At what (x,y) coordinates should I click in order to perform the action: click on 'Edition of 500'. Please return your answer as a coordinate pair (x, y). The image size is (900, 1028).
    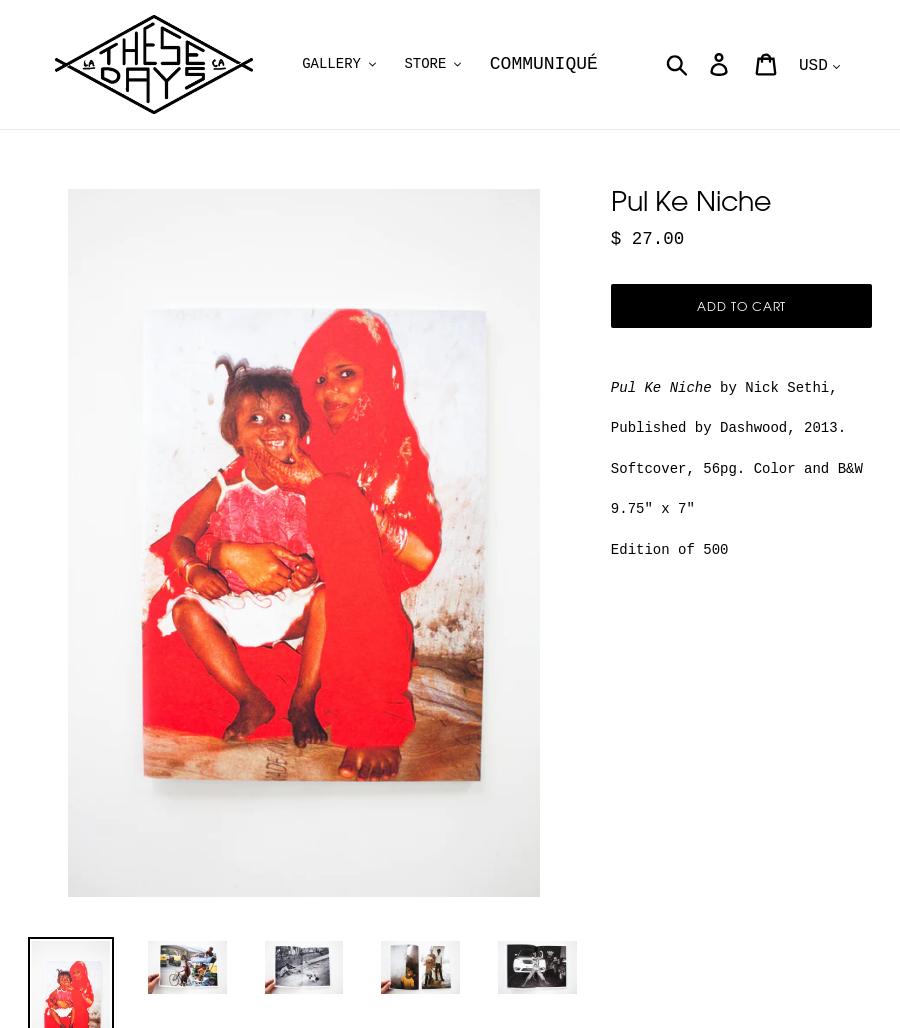
    Looking at the image, I should click on (668, 548).